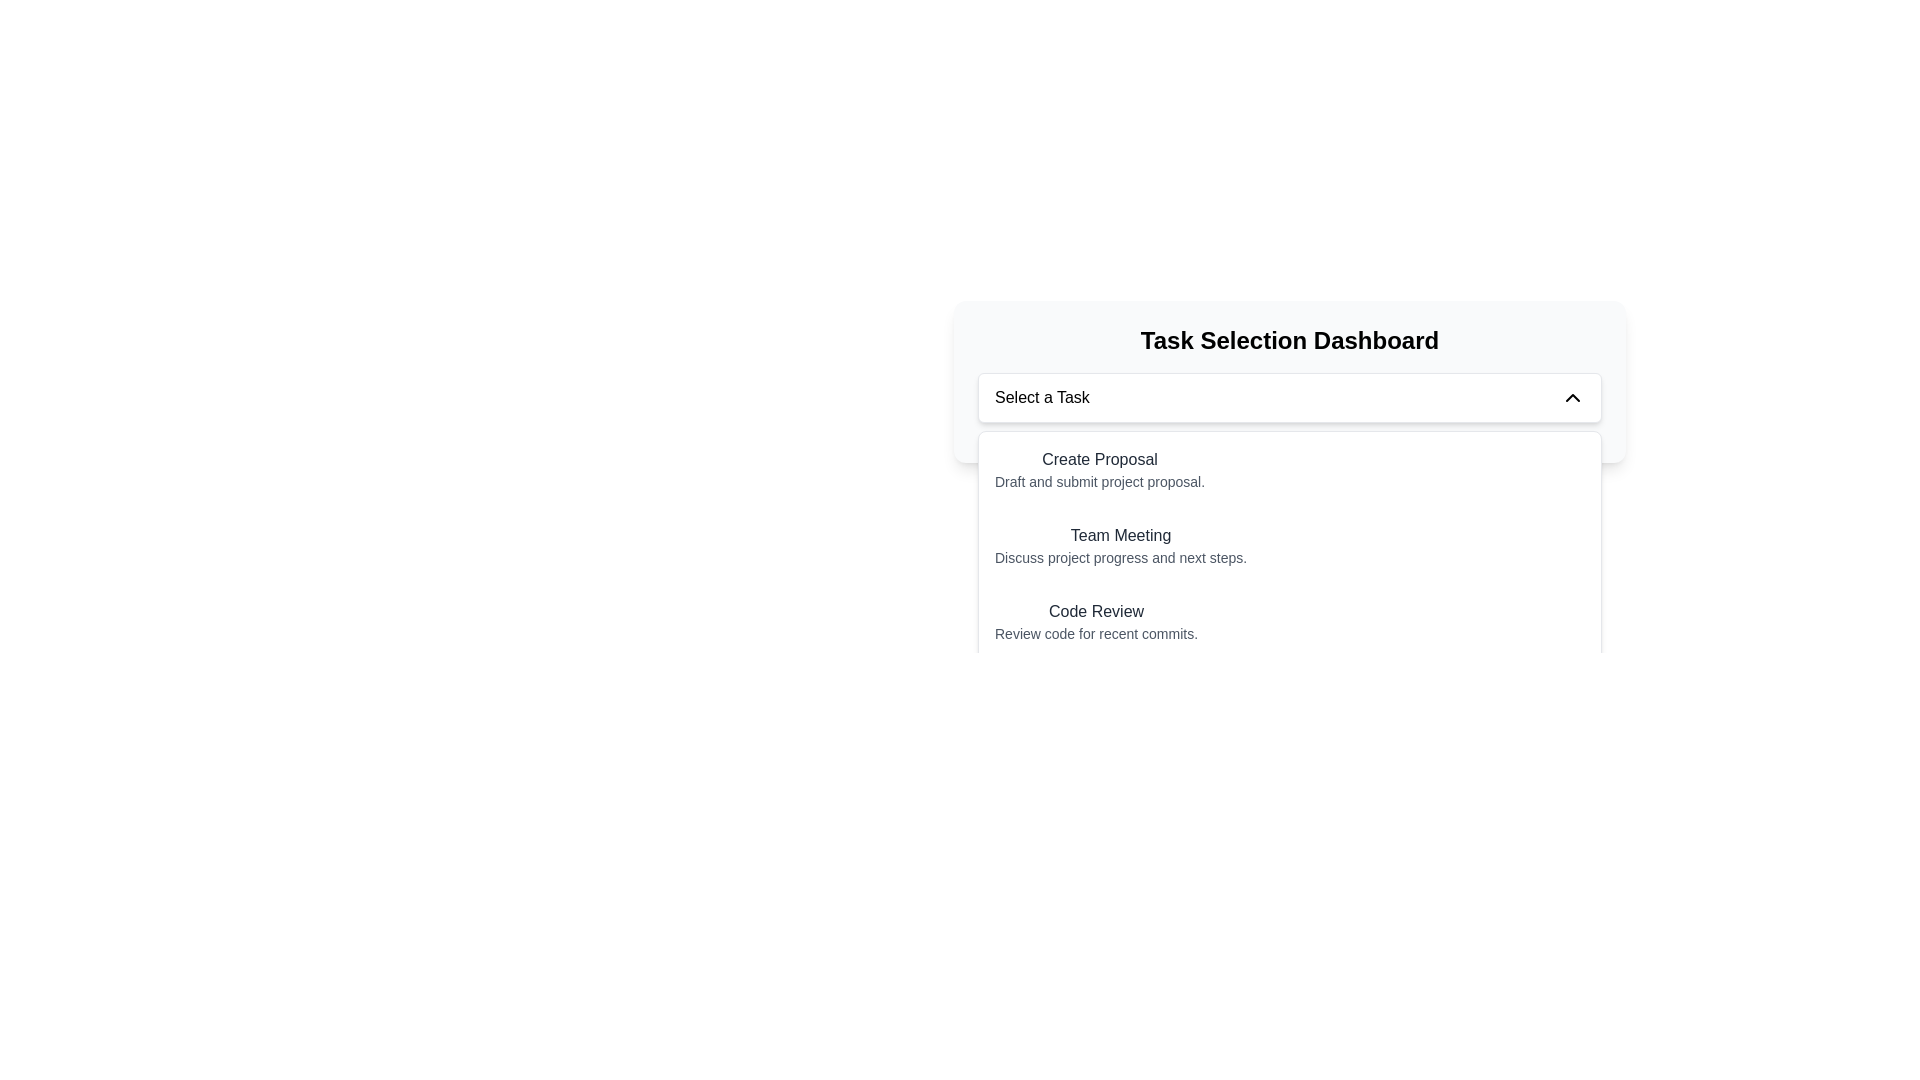 The image size is (1920, 1080). Describe the element at coordinates (1098, 470) in the screenshot. I see `the first list item in the dropdown menu labeled 'Create a Project Proposal' for more context` at that location.